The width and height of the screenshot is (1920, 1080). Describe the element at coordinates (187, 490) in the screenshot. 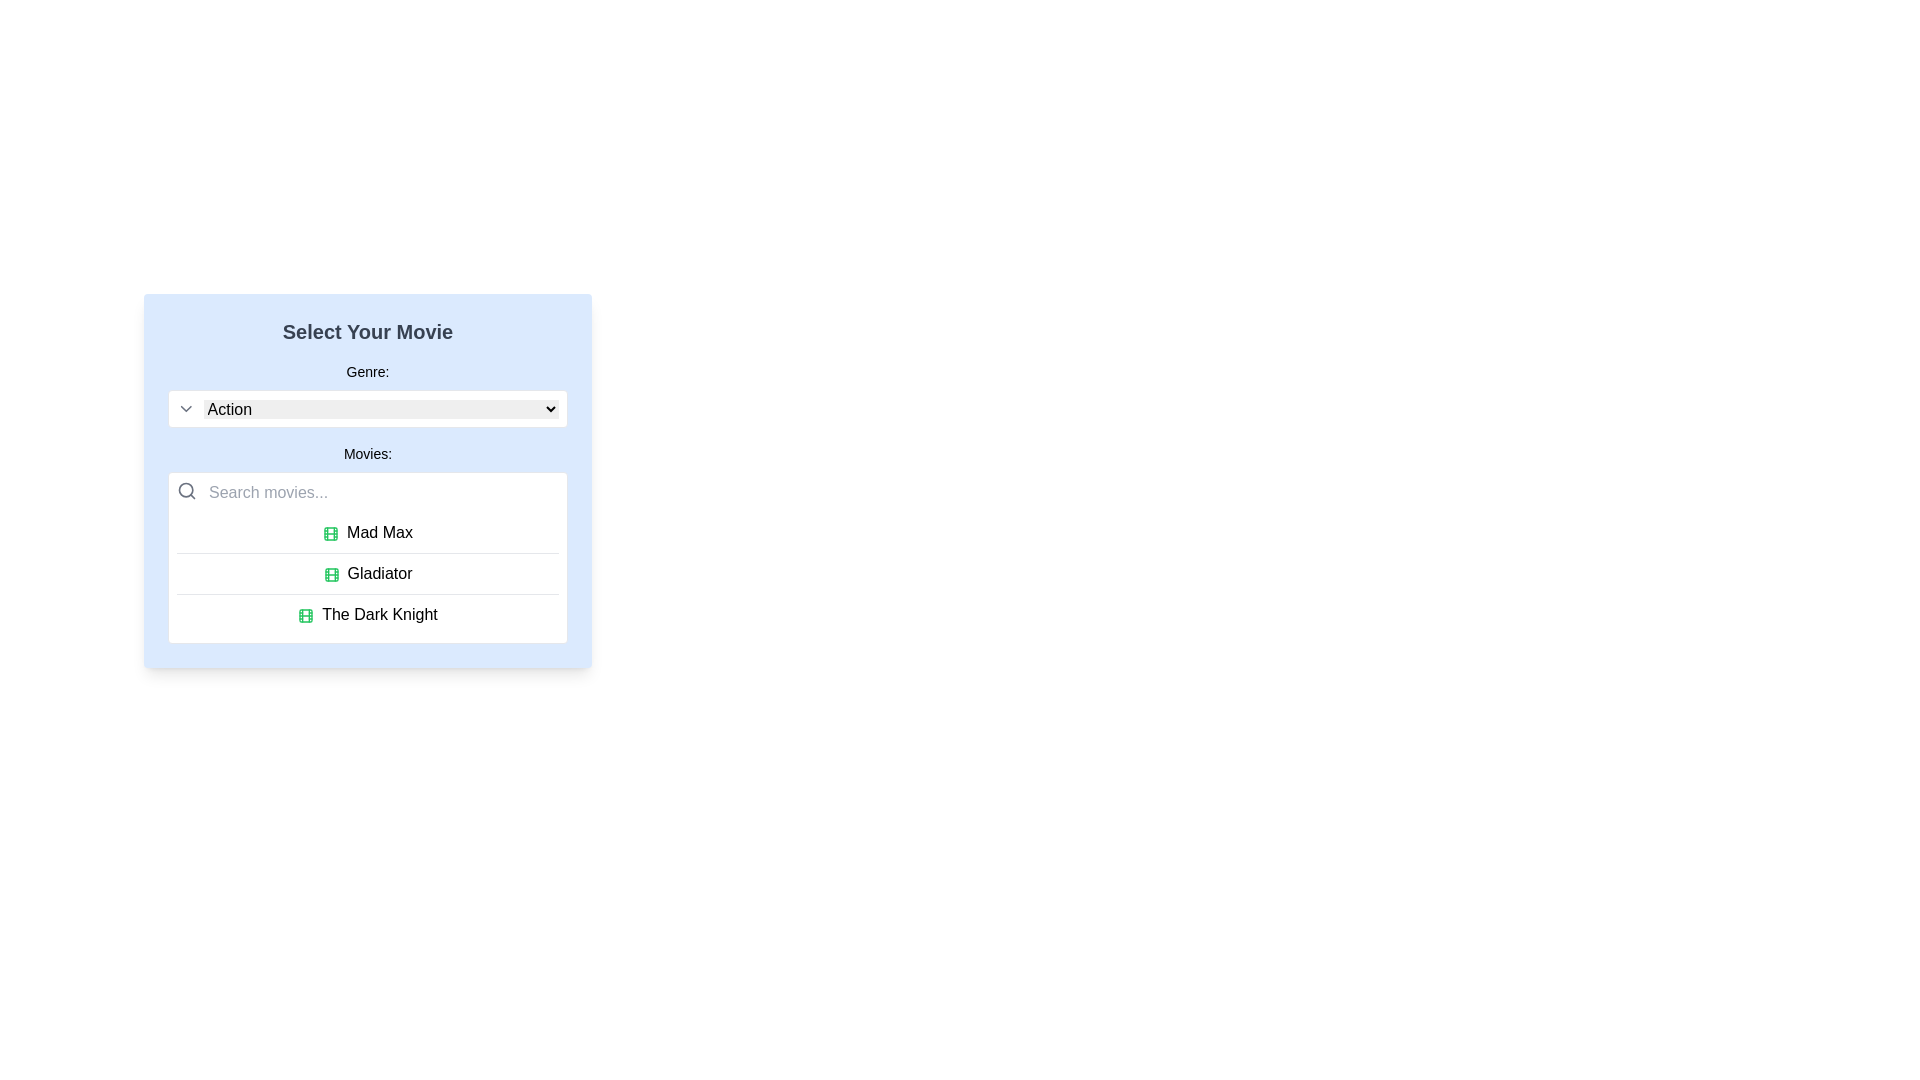

I see `the magnifying glass icon to focus the search box, which is located inside the white input box with the placeholder text 'Search movies...'` at that location.